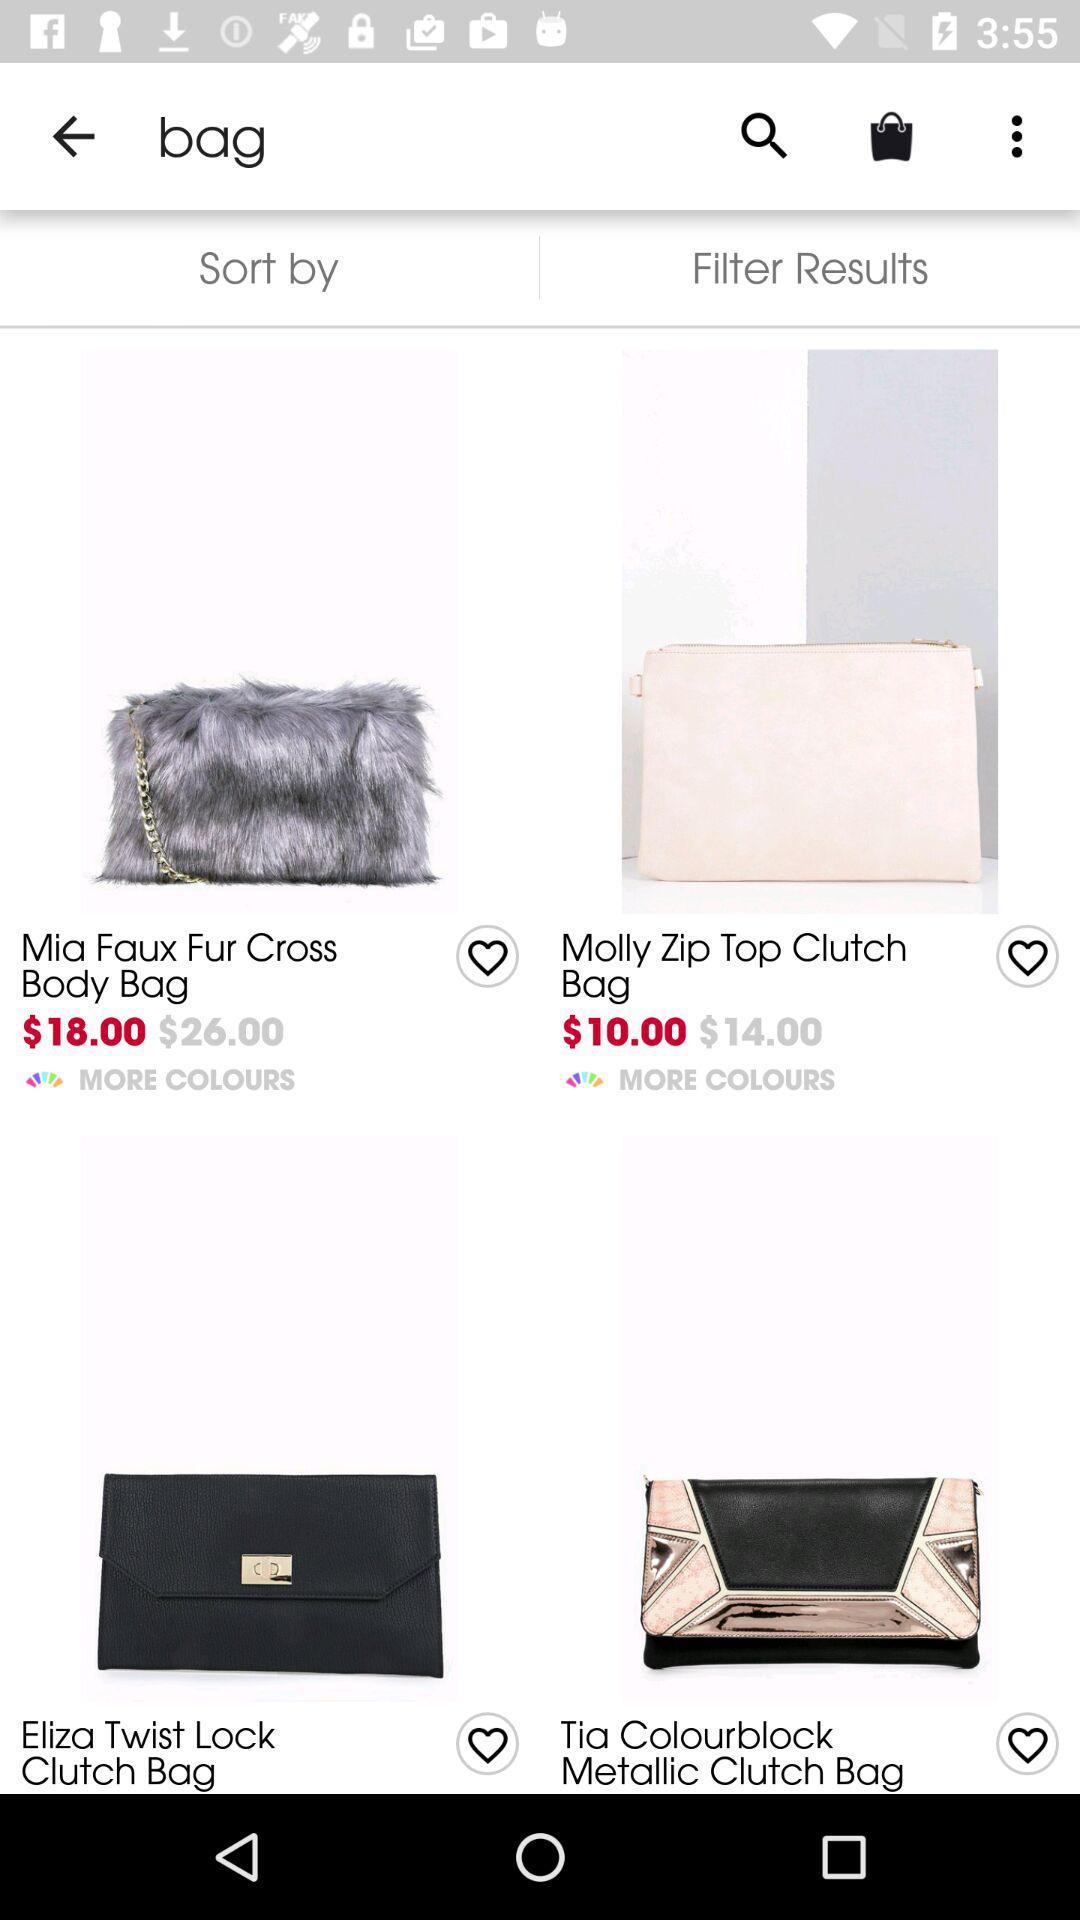 The height and width of the screenshot is (1920, 1080). What do you see at coordinates (810, 266) in the screenshot?
I see `filter results icon` at bounding box center [810, 266].